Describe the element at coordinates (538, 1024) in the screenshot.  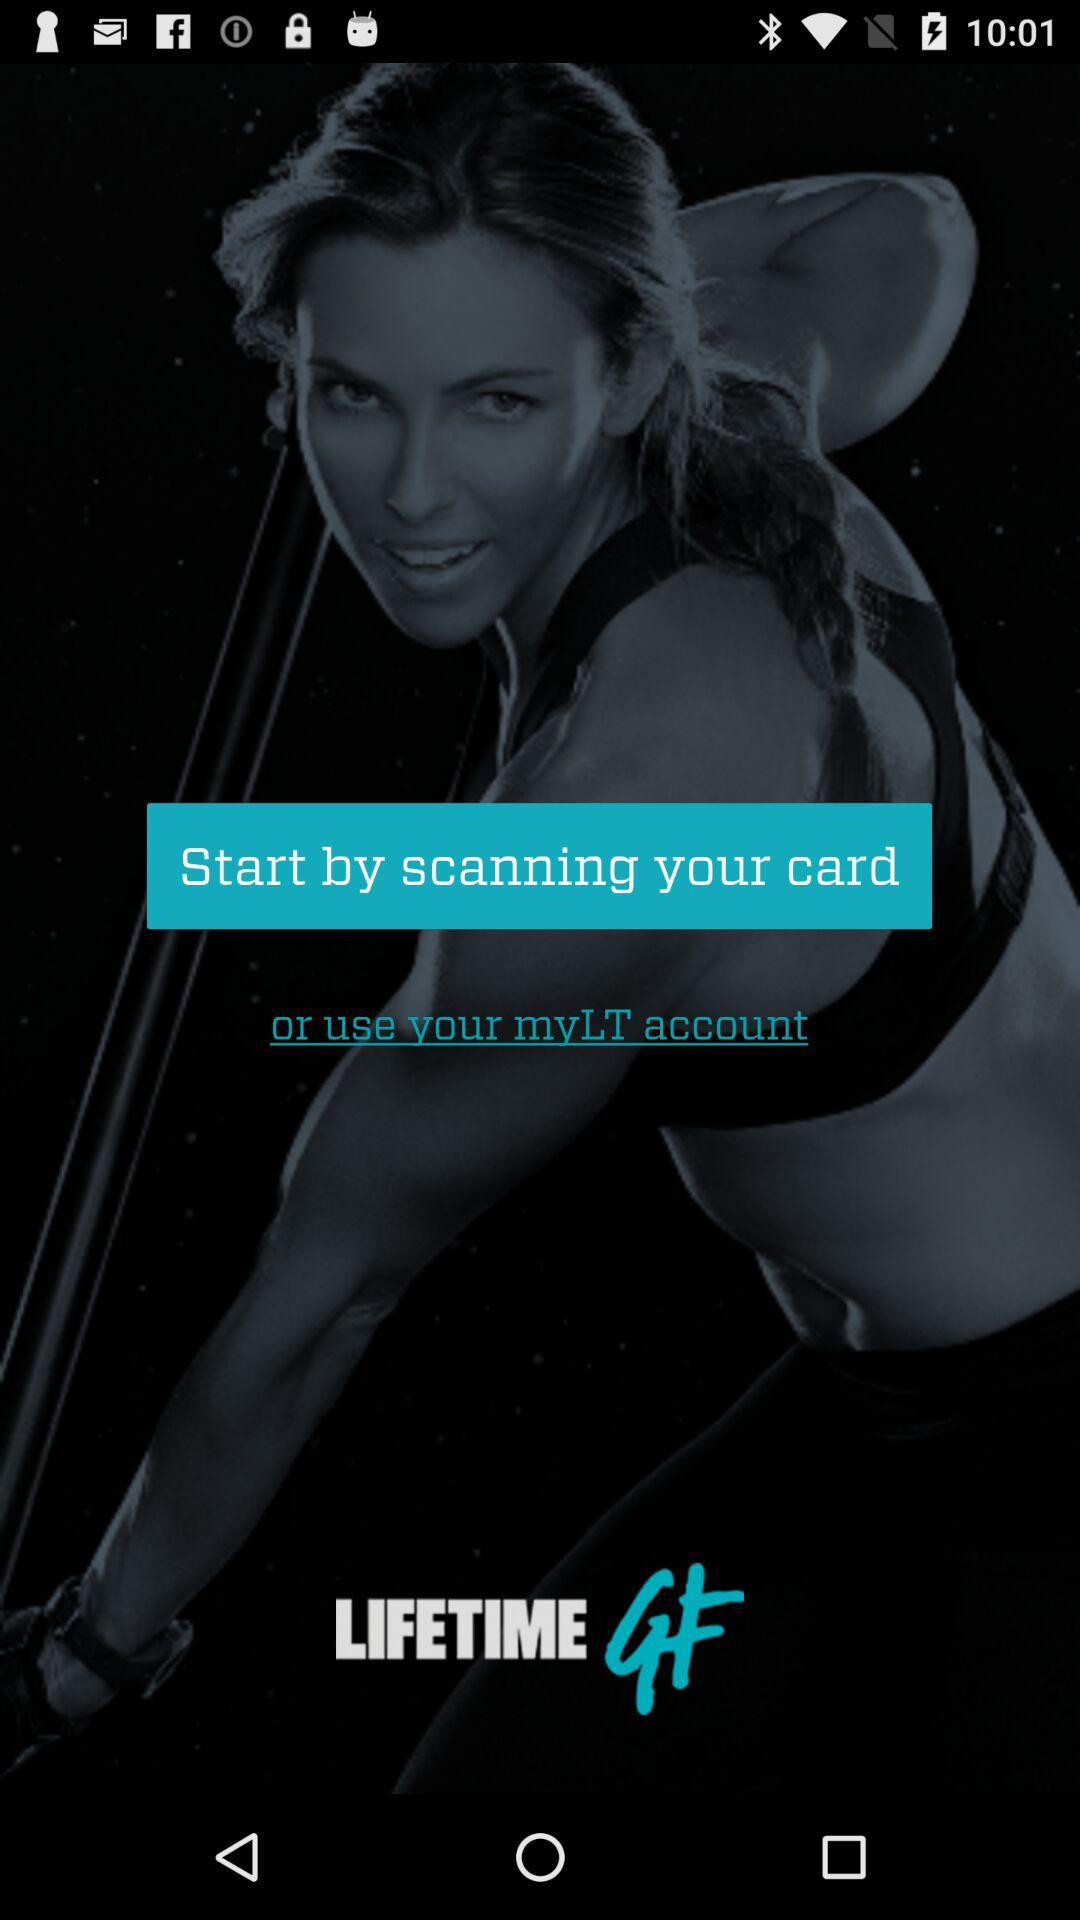
I see `item below the start by scanning item` at that location.